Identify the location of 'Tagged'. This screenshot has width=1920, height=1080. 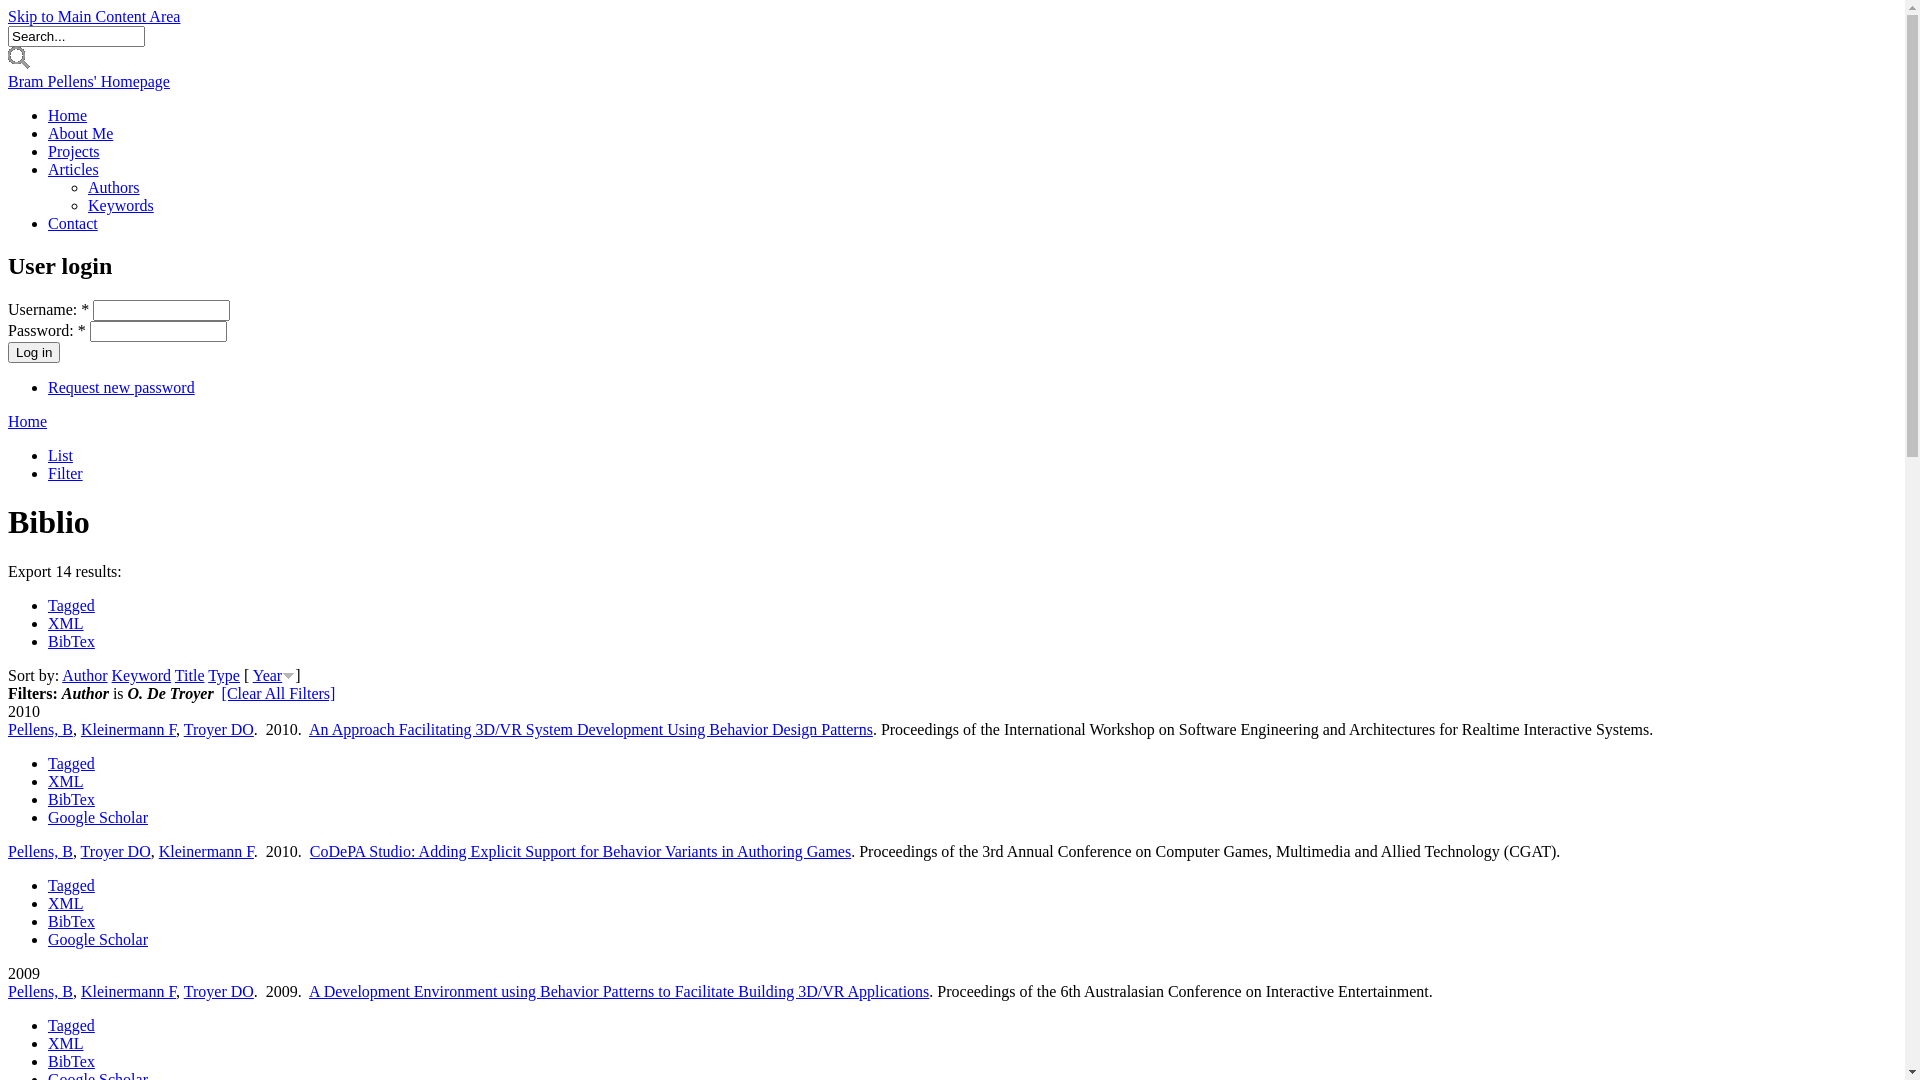
(48, 1025).